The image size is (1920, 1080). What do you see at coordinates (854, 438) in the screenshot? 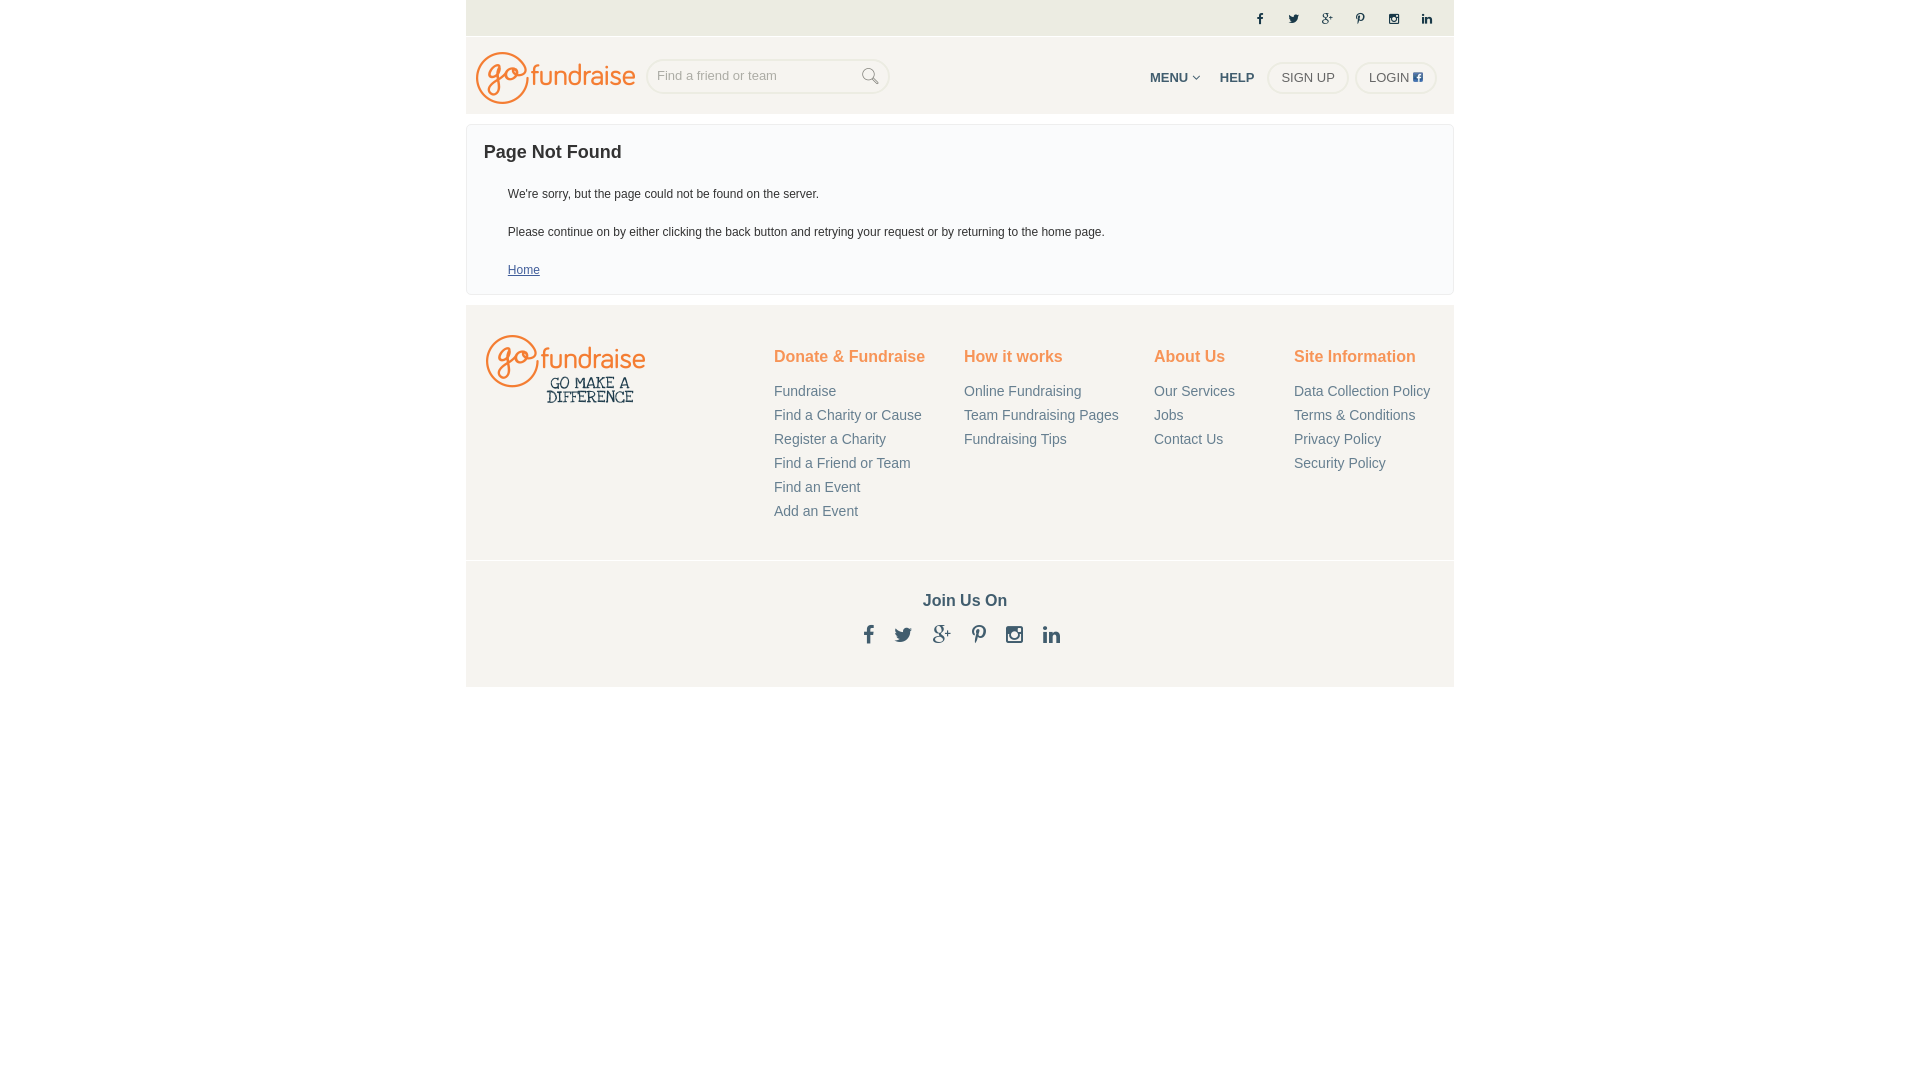
I see `'Register a Charity'` at bounding box center [854, 438].